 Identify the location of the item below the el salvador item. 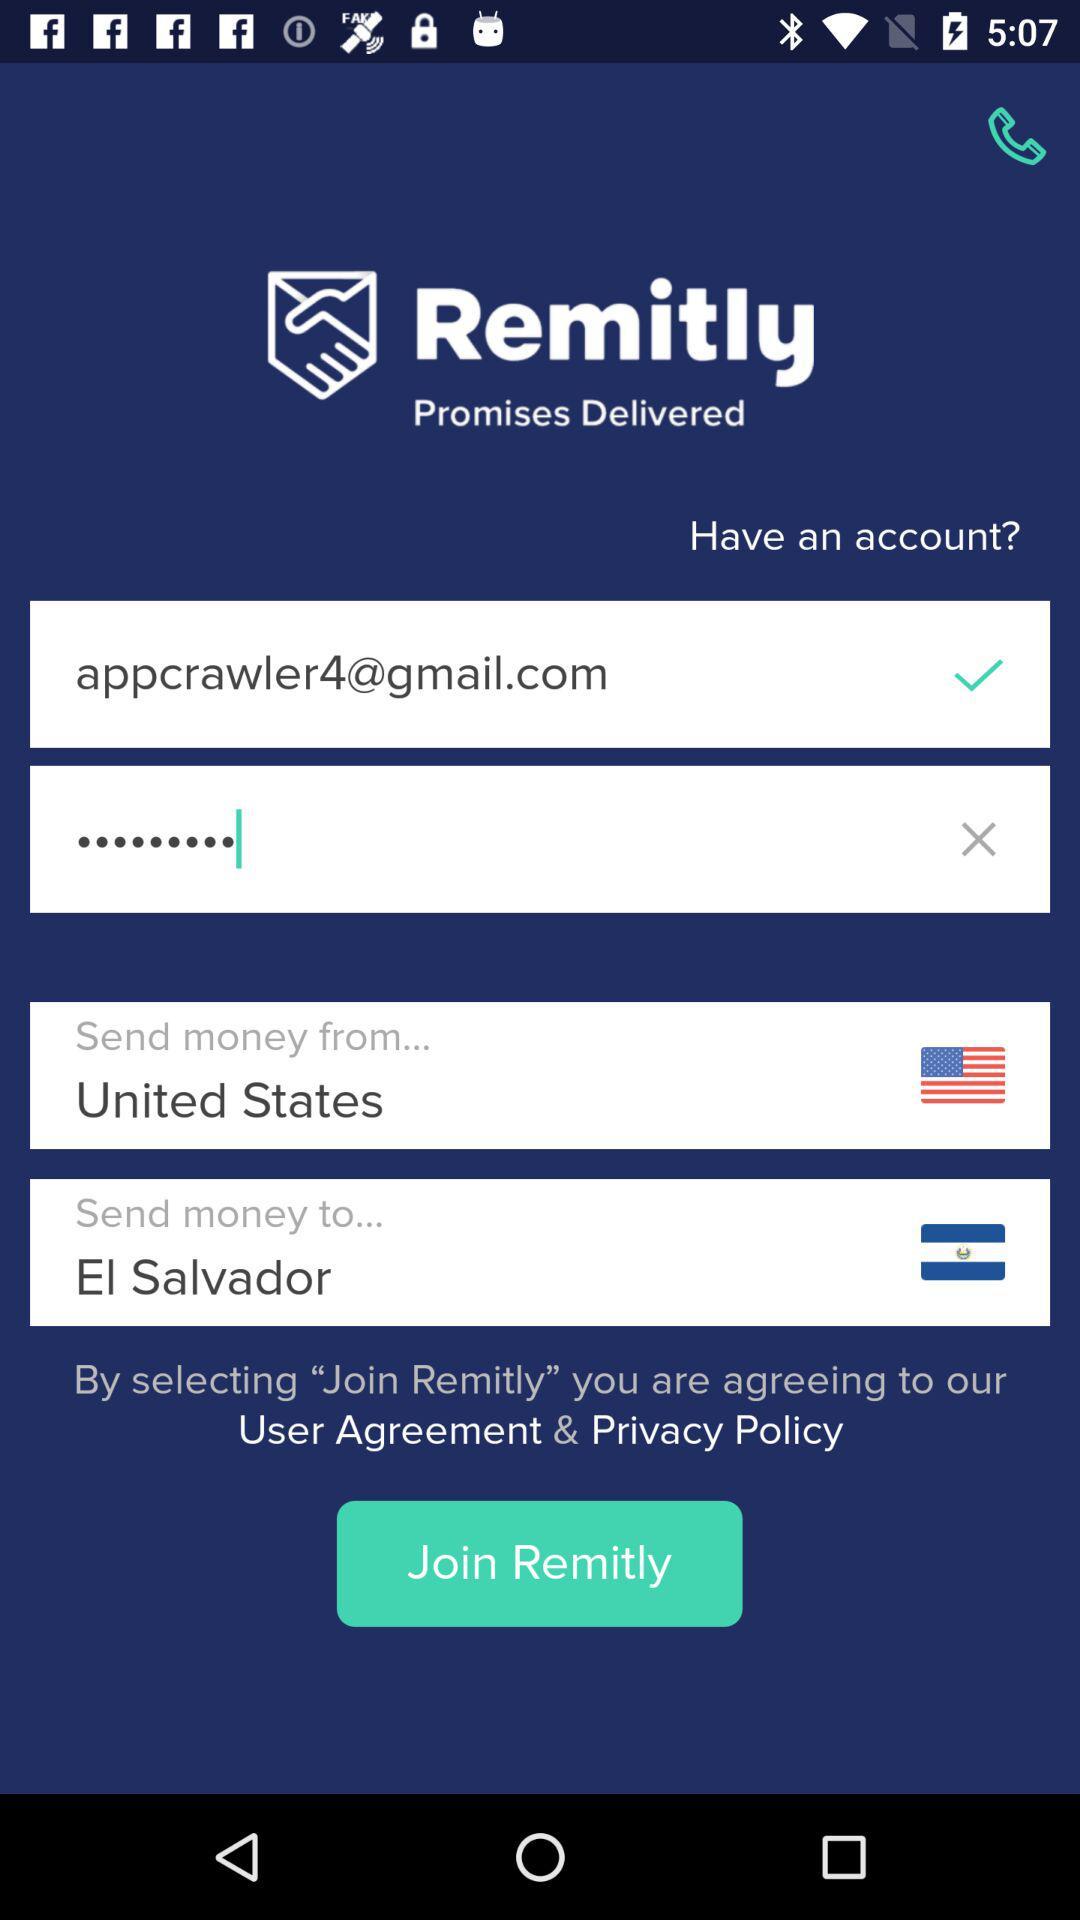
(540, 1404).